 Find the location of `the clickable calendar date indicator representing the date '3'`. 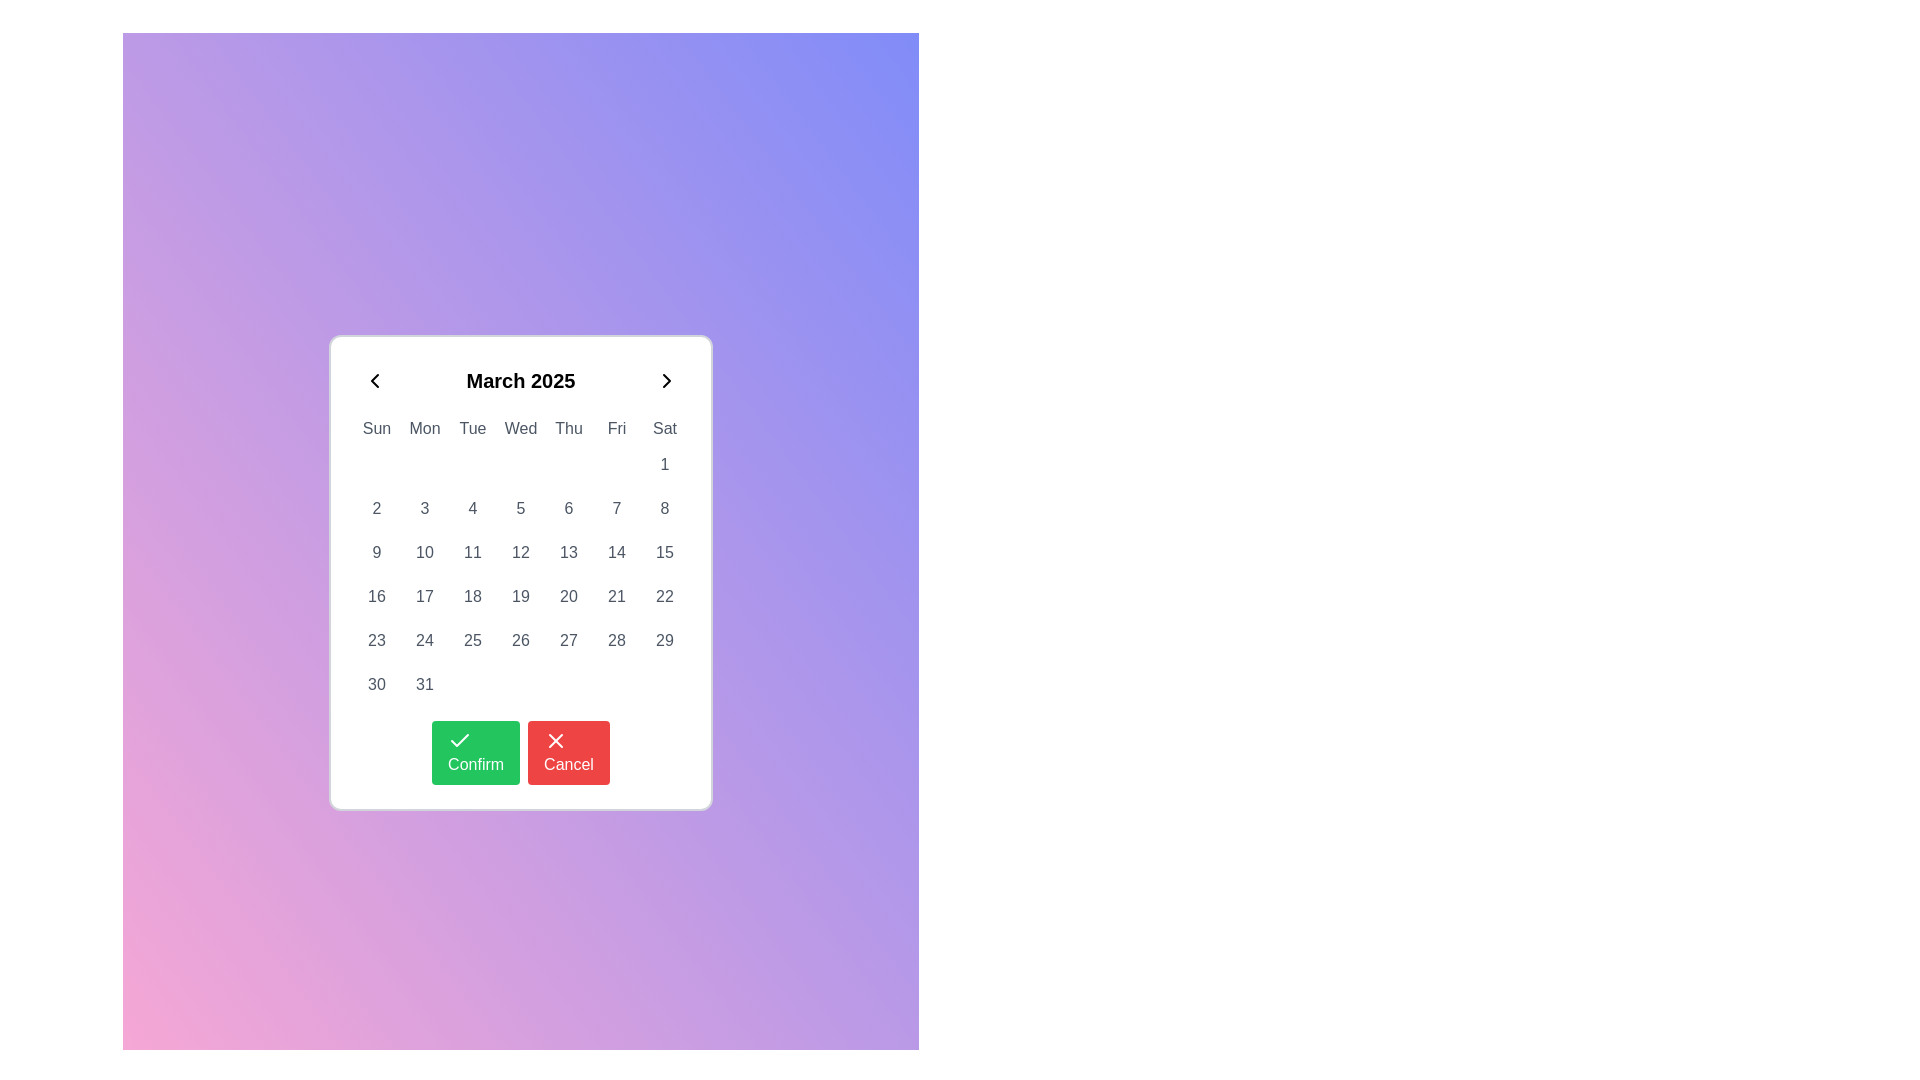

the clickable calendar date indicator representing the date '3' is located at coordinates (424, 508).